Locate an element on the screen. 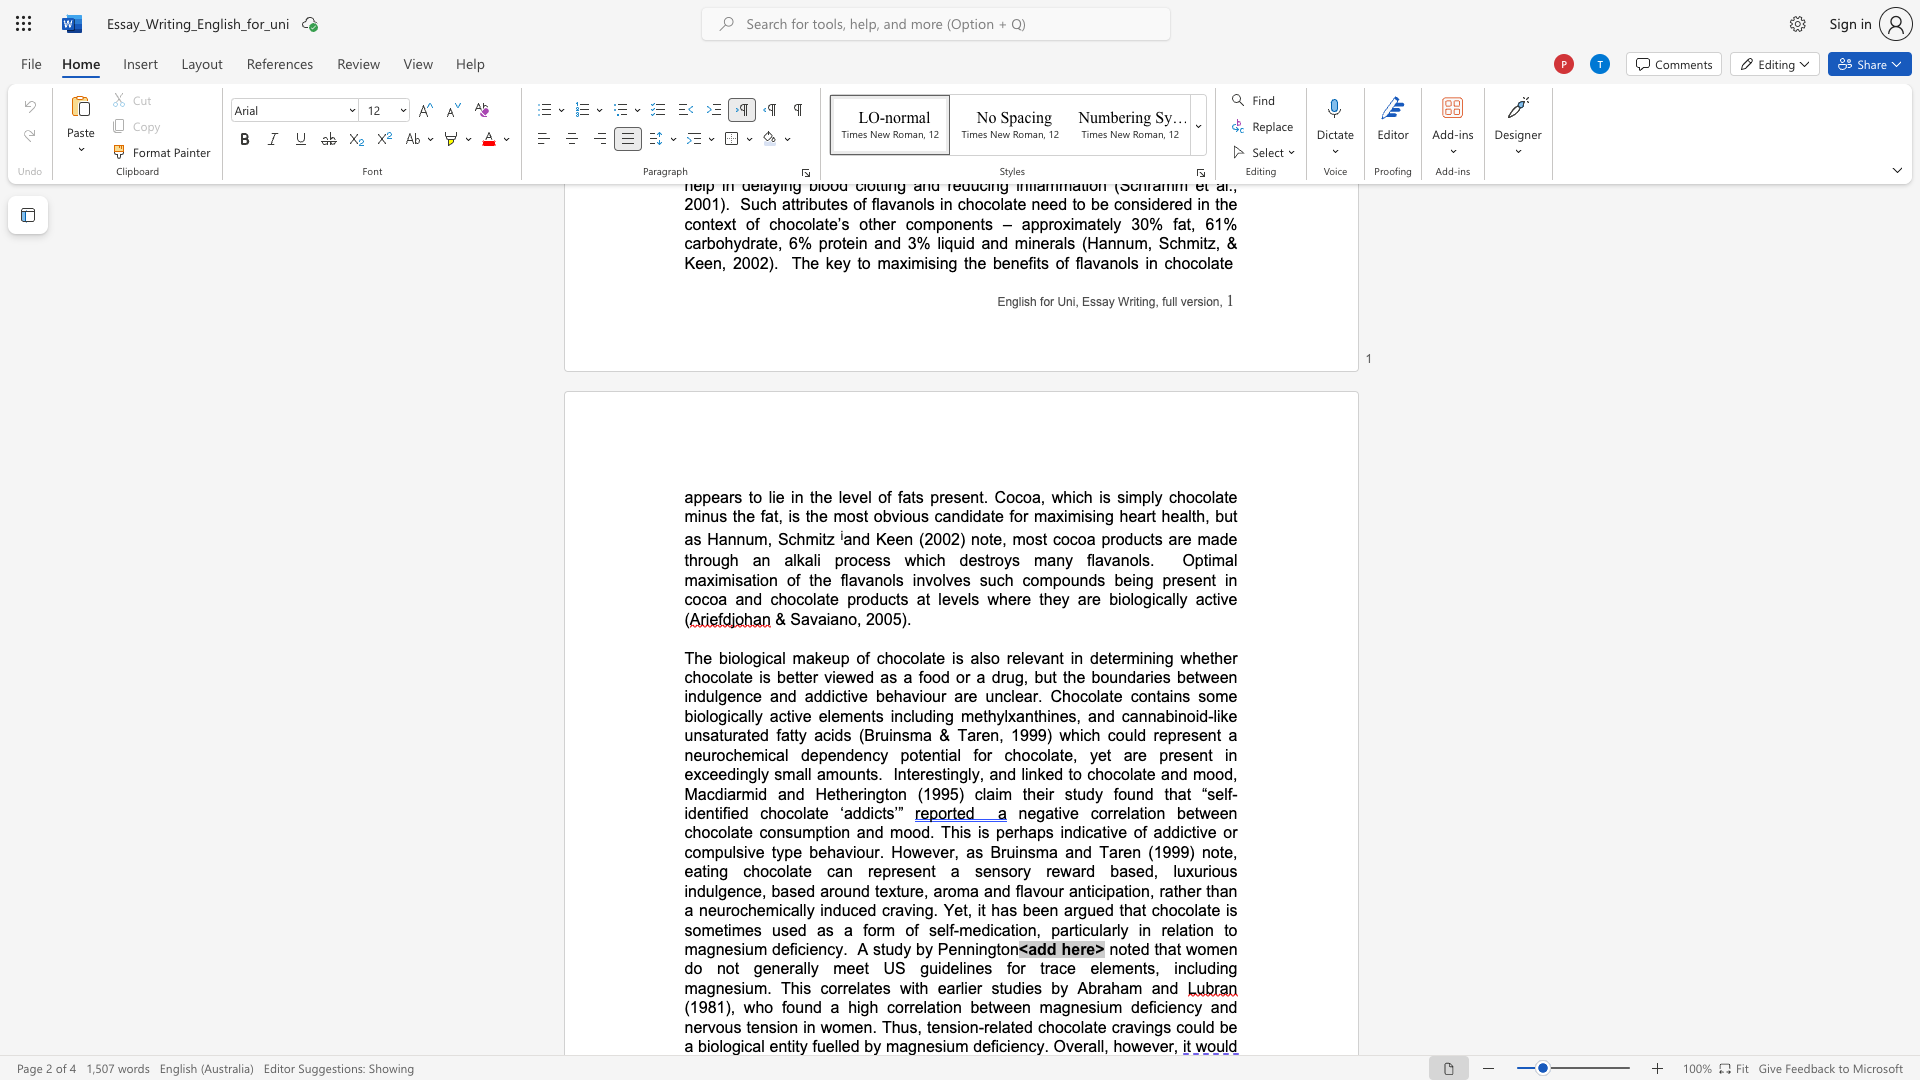 This screenshot has height=1080, width=1920. the space between the continuous character "a" and "t" in the text is located at coordinates (929, 658).